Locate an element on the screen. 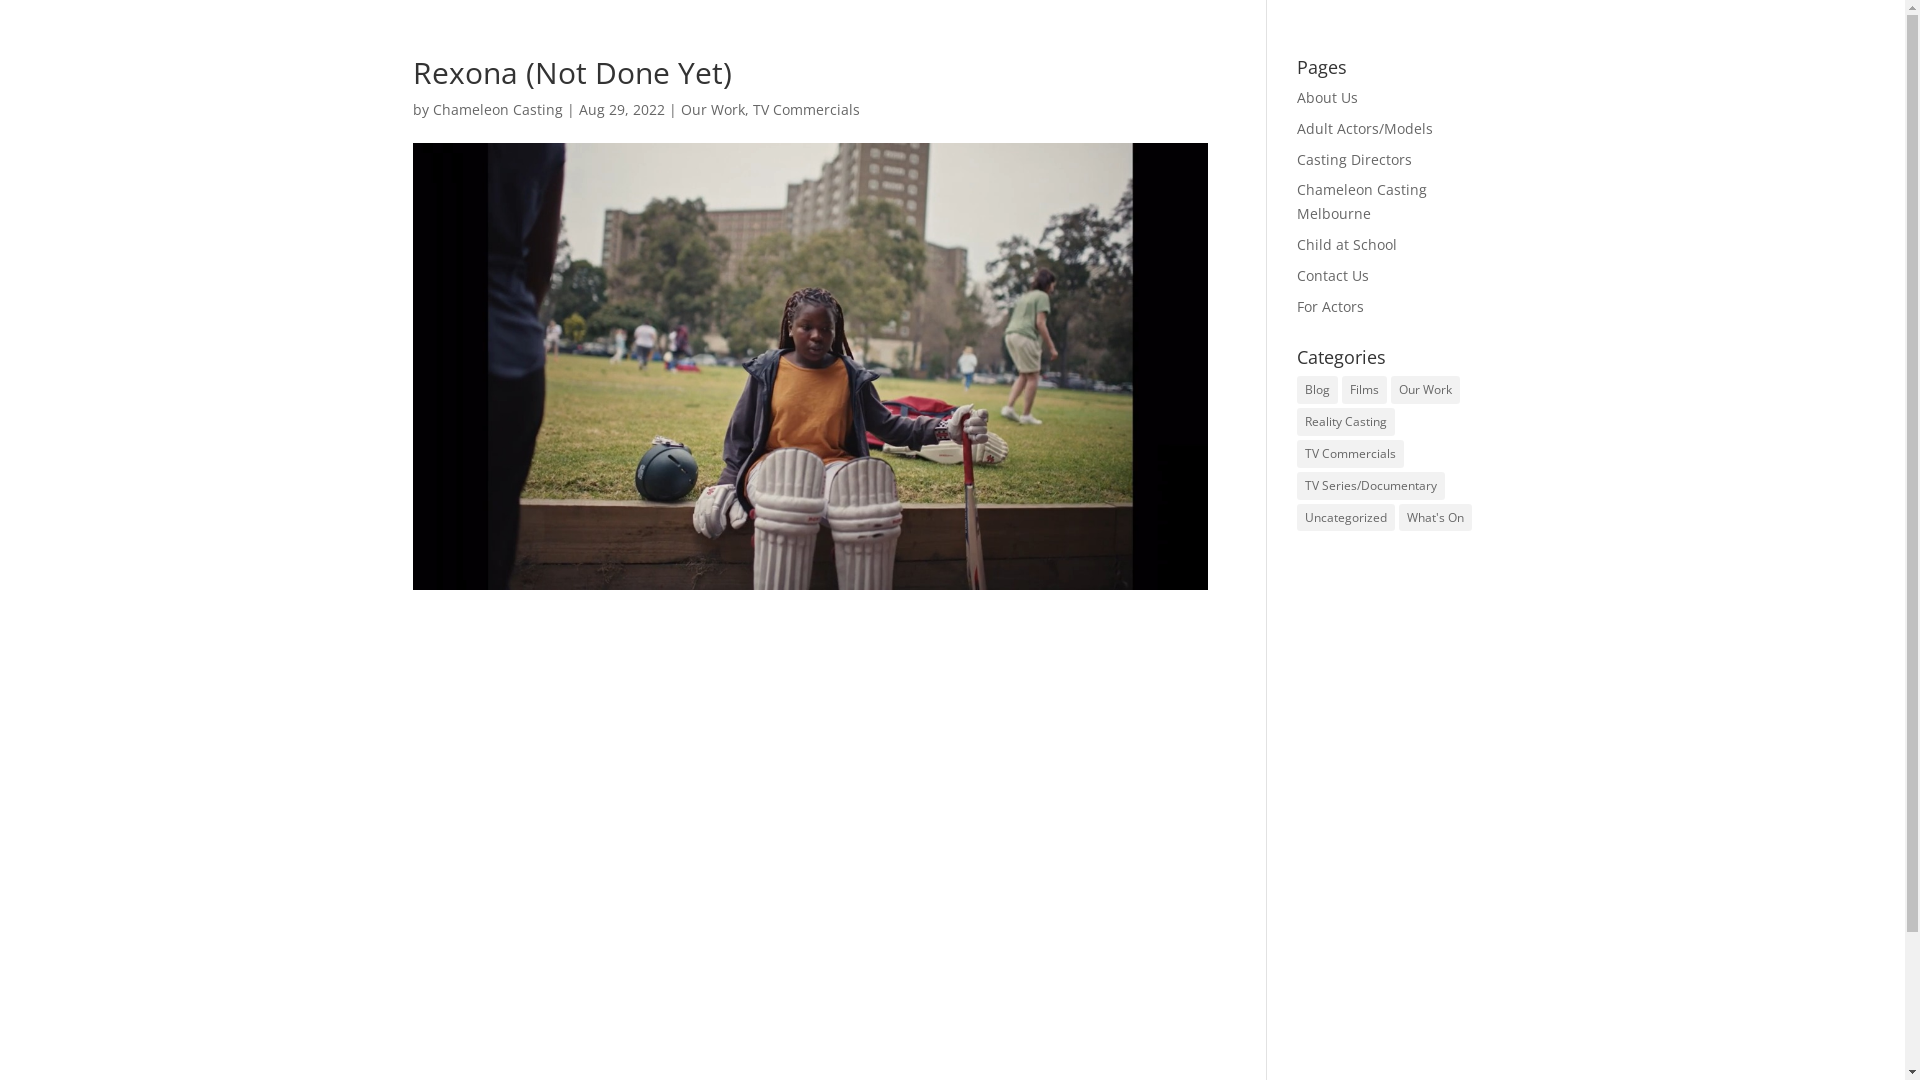 The width and height of the screenshot is (1920, 1080). 'Our Work' is located at coordinates (1390, 389).